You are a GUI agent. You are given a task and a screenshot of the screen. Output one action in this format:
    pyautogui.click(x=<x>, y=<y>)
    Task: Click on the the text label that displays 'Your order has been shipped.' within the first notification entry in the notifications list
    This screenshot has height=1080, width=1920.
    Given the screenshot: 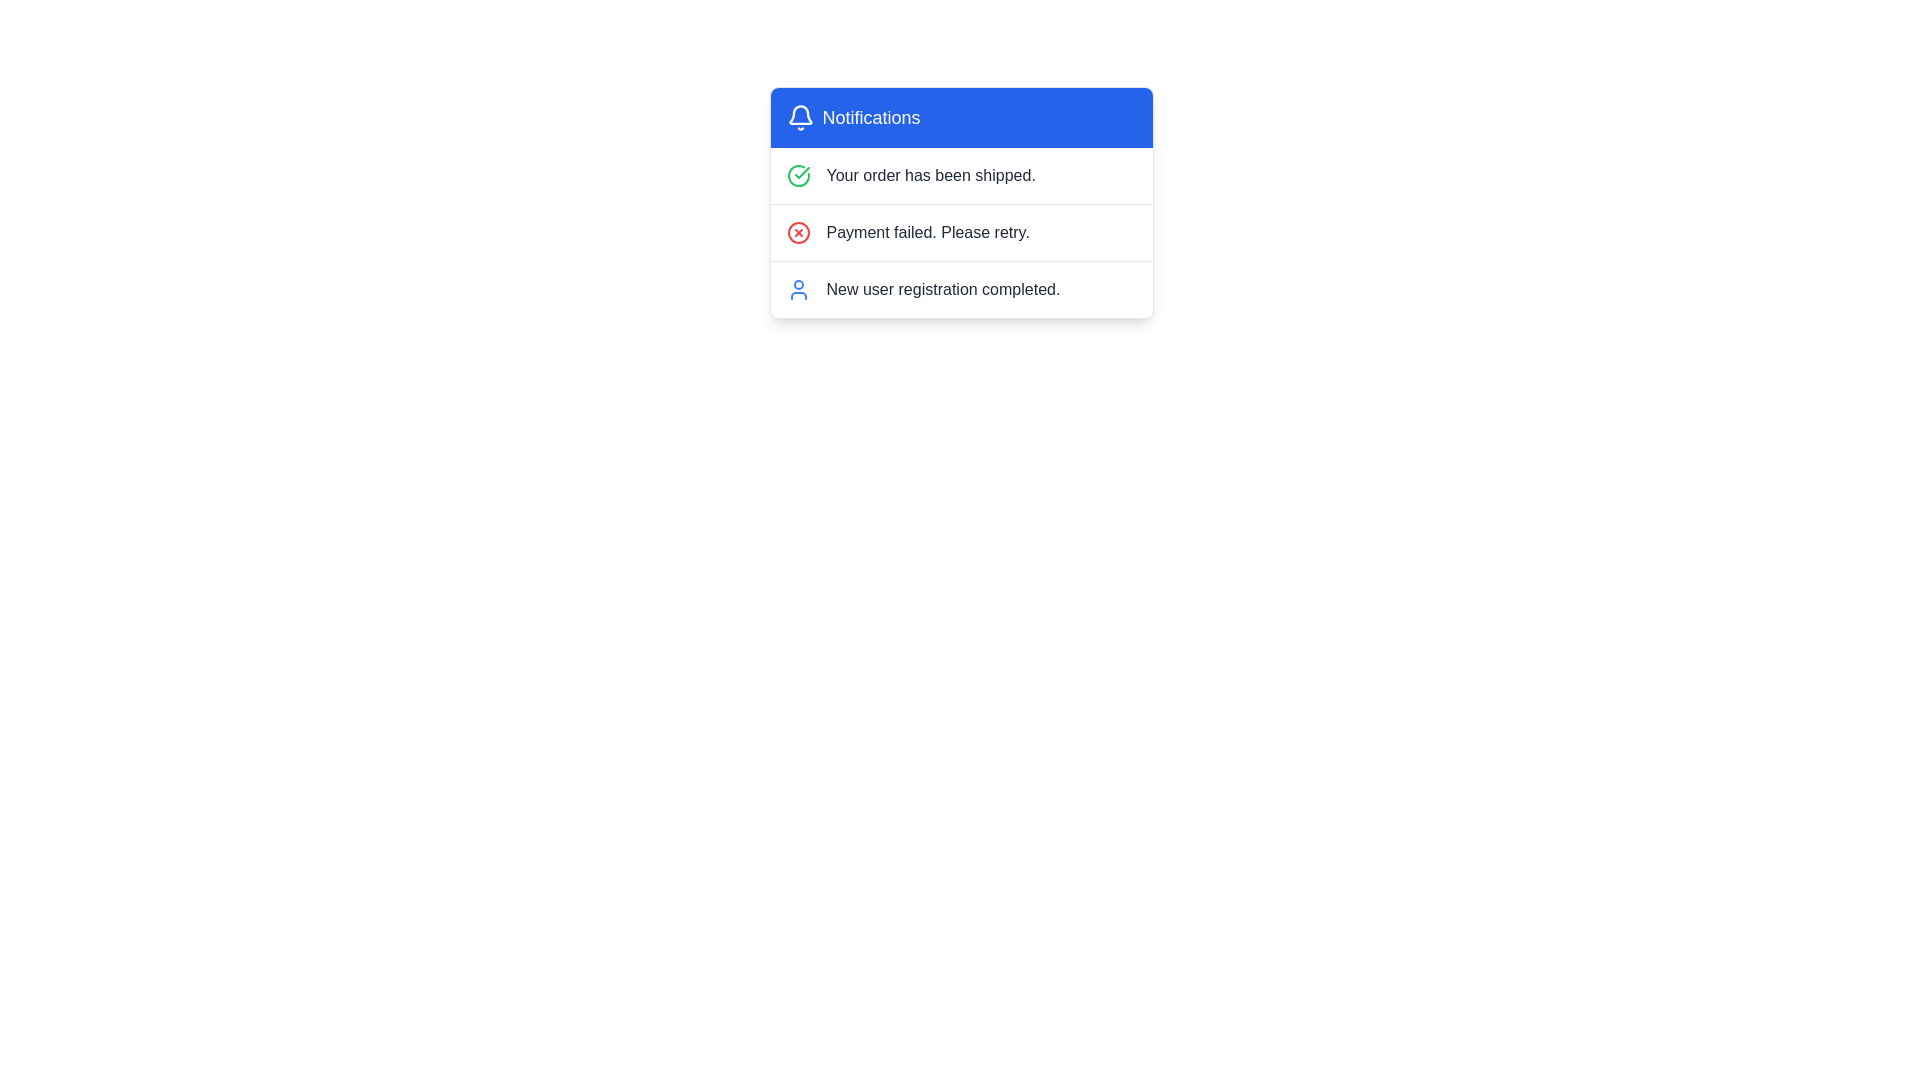 What is the action you would take?
    pyautogui.click(x=930, y=175)
    